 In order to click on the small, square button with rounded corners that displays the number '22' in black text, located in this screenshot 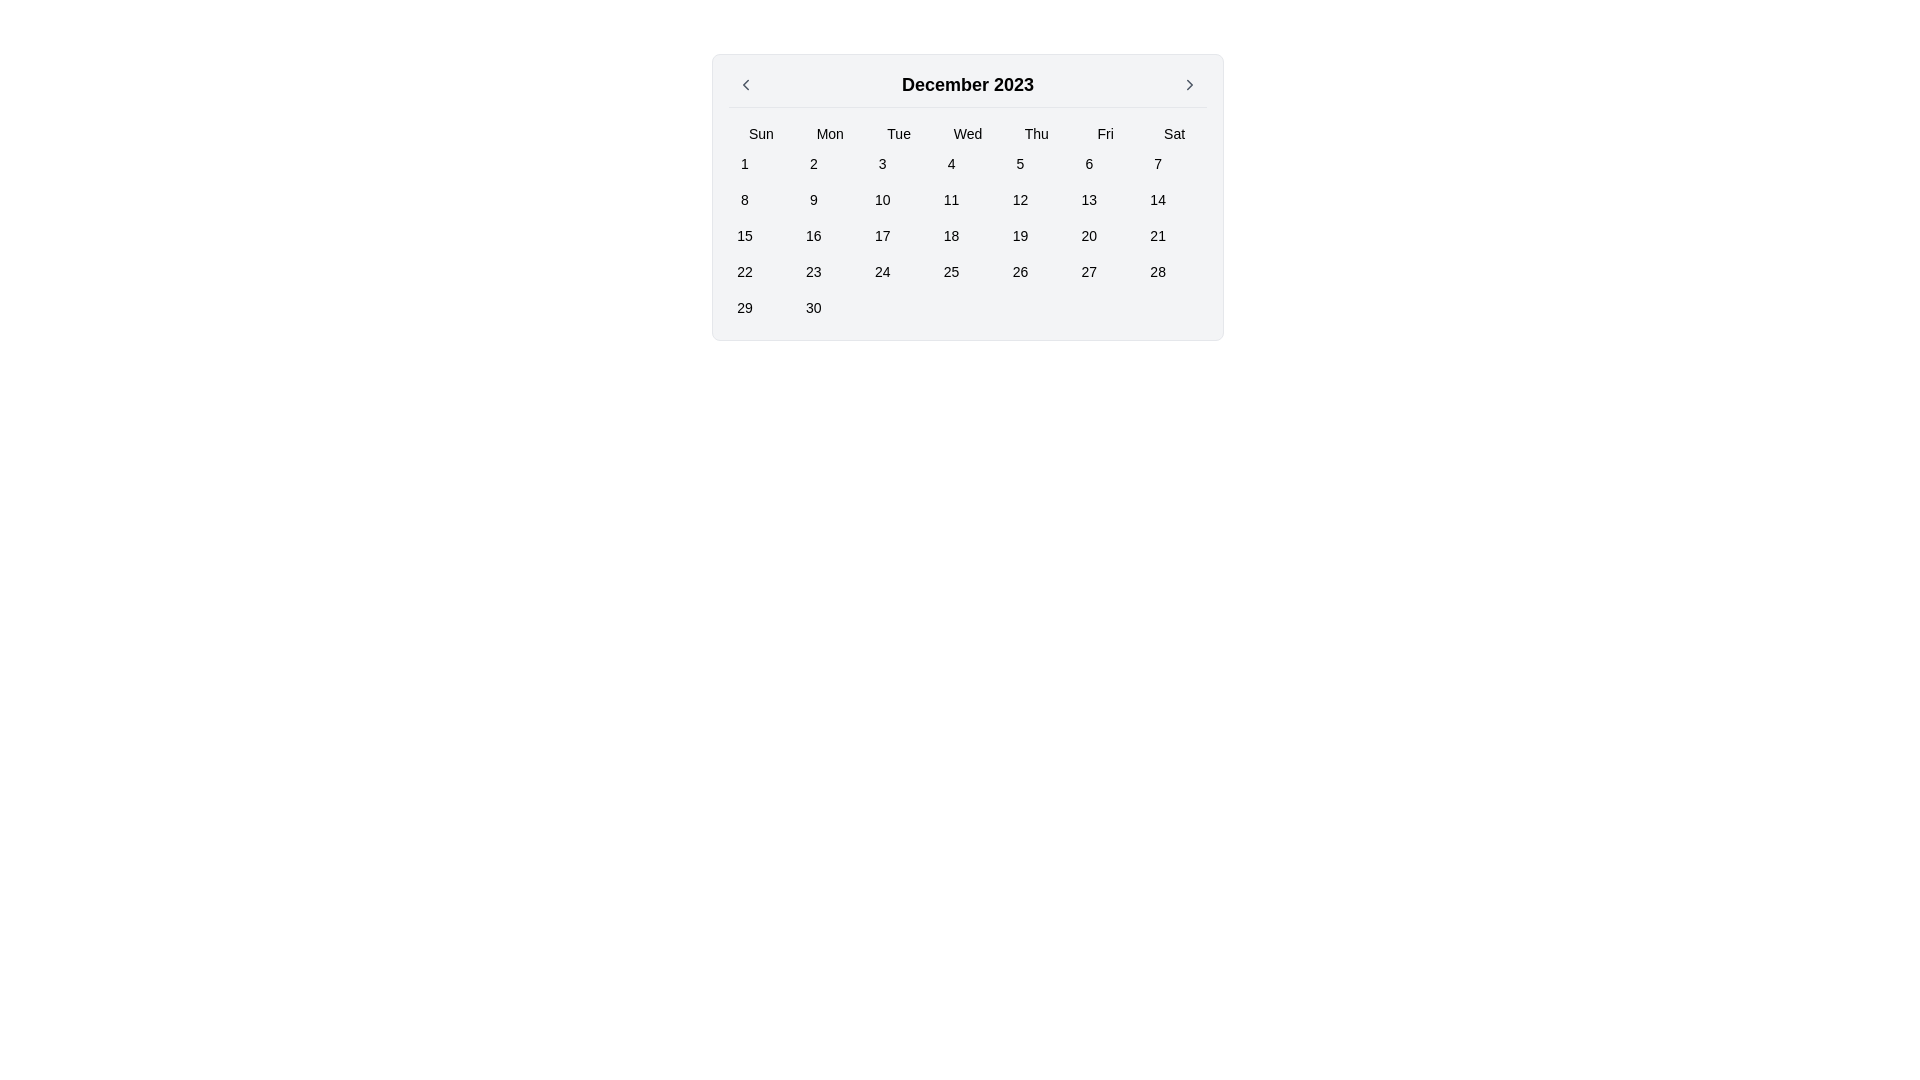, I will do `click(743, 272)`.